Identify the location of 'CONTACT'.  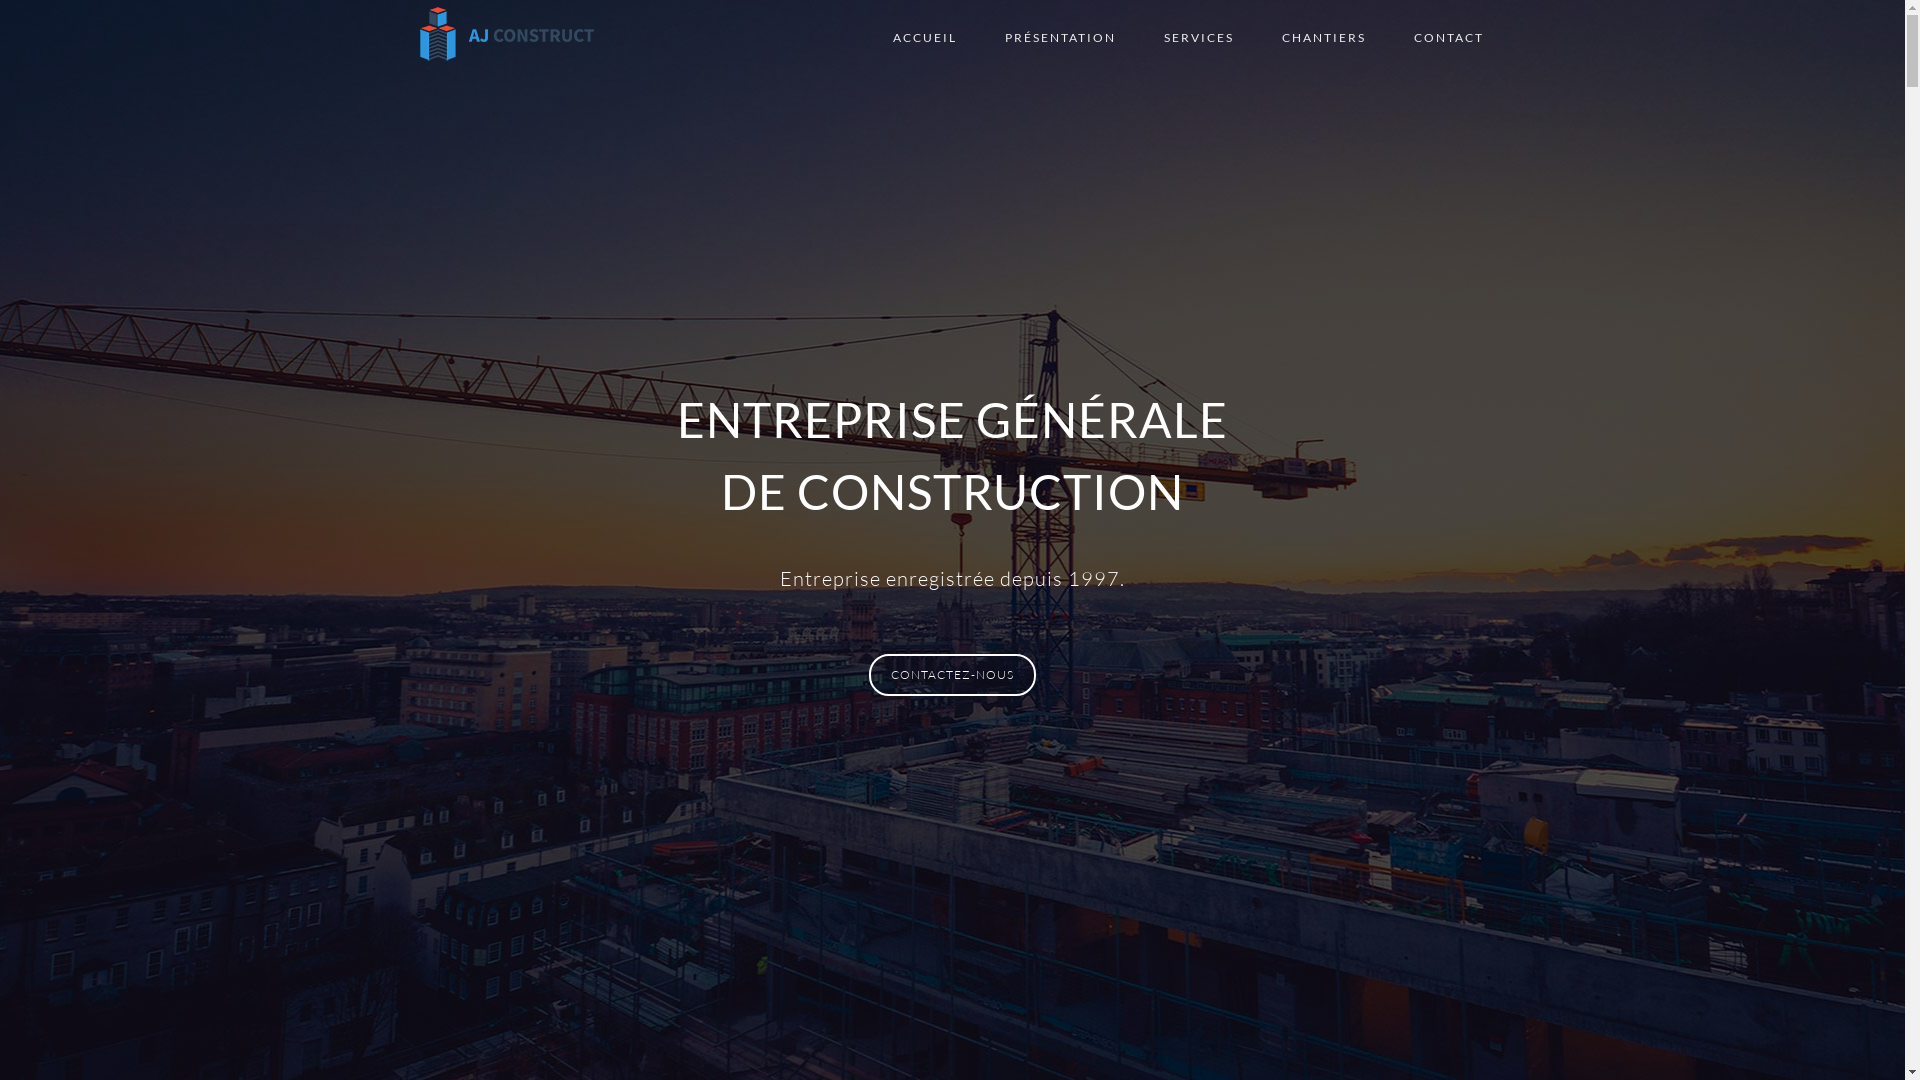
(1449, 37).